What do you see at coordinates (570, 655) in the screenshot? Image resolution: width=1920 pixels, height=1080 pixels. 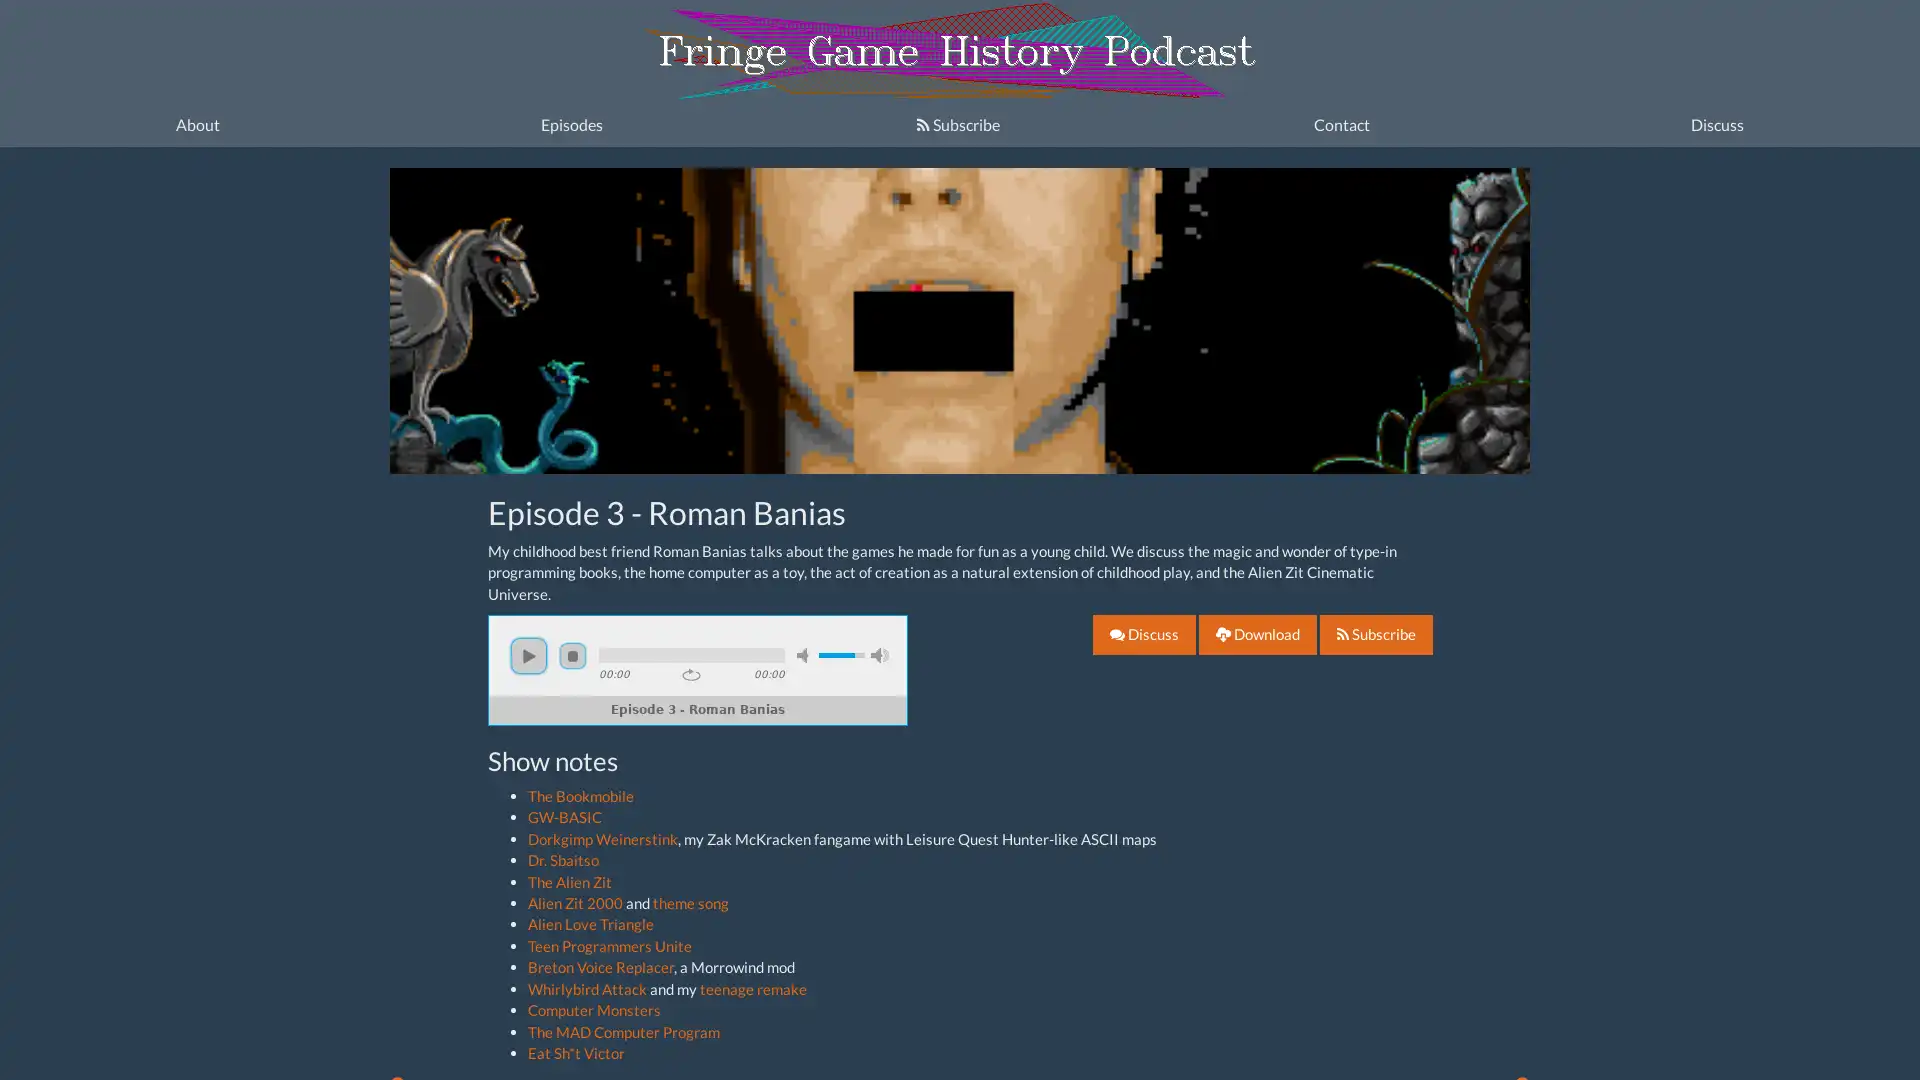 I see `stop` at bounding box center [570, 655].